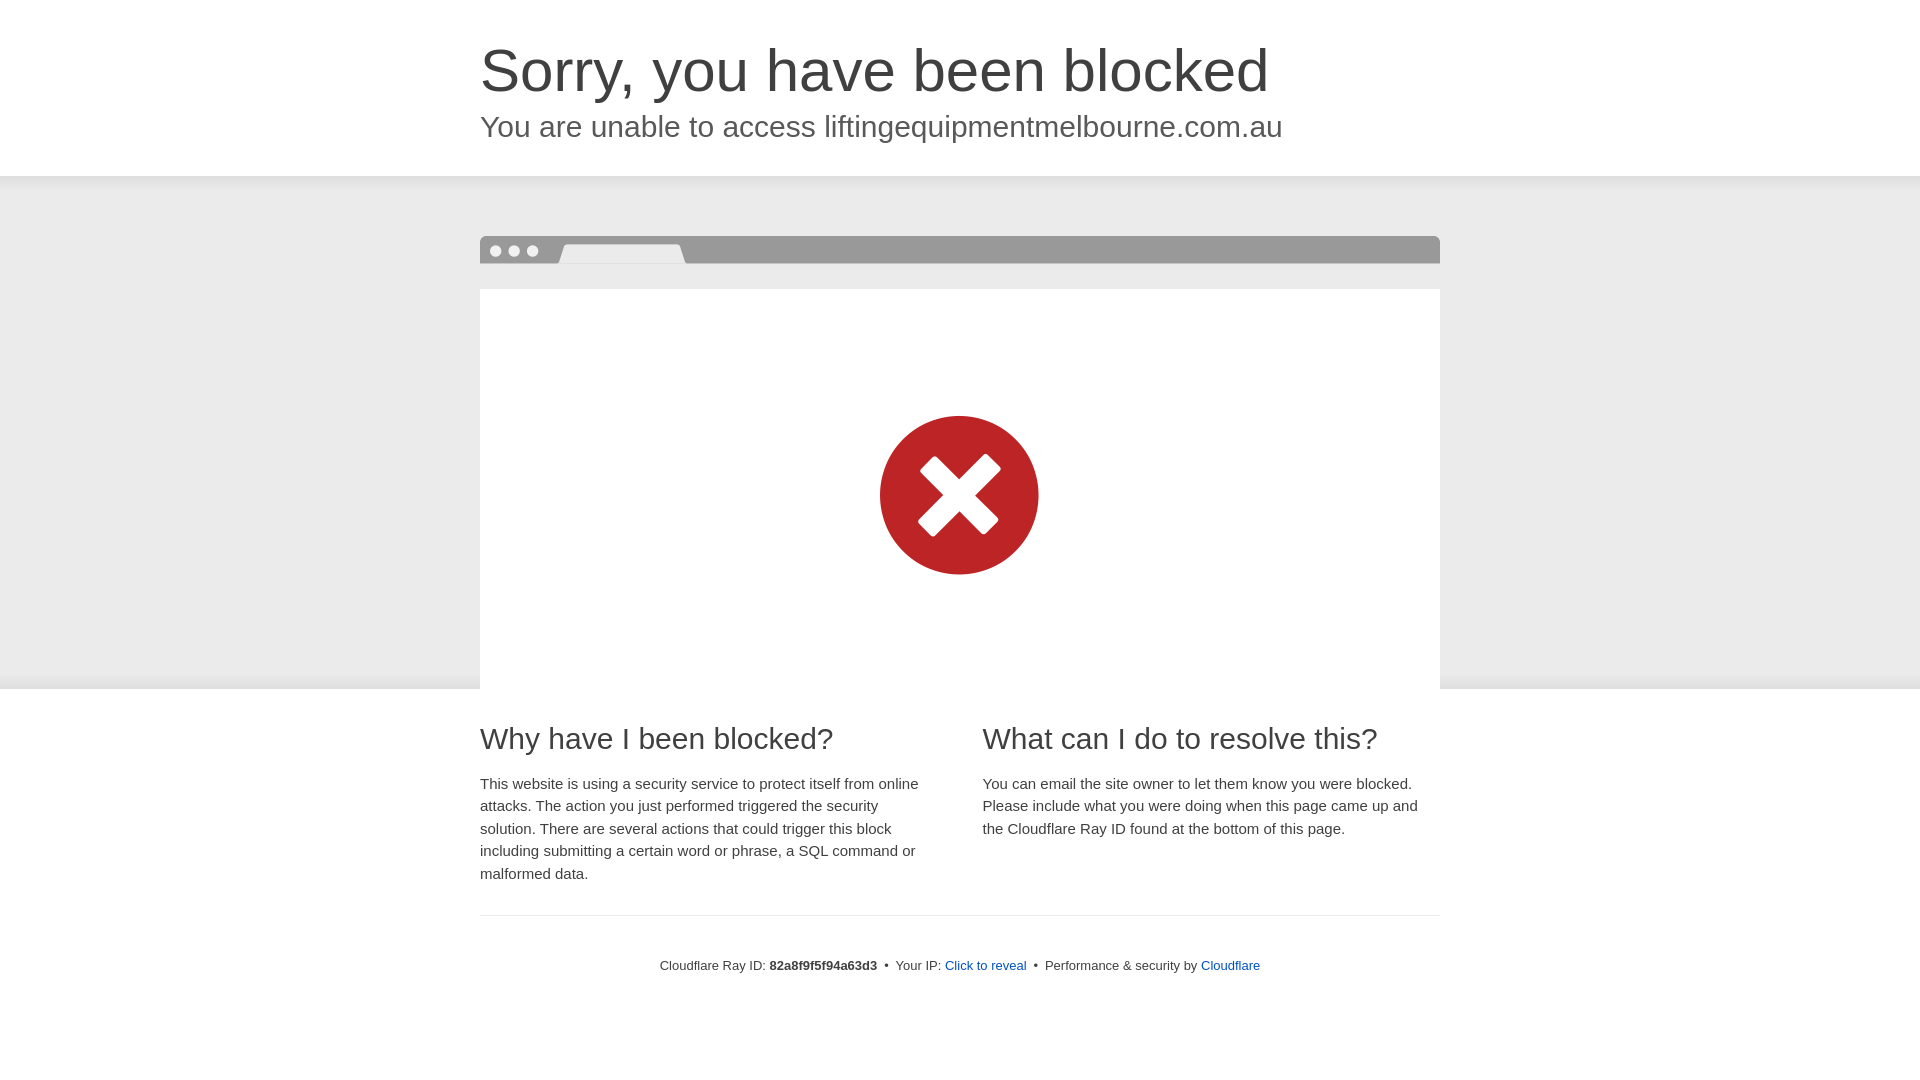 The height and width of the screenshot is (1080, 1920). Describe the element at coordinates (985, 964) in the screenshot. I see `'Click to reveal'` at that location.